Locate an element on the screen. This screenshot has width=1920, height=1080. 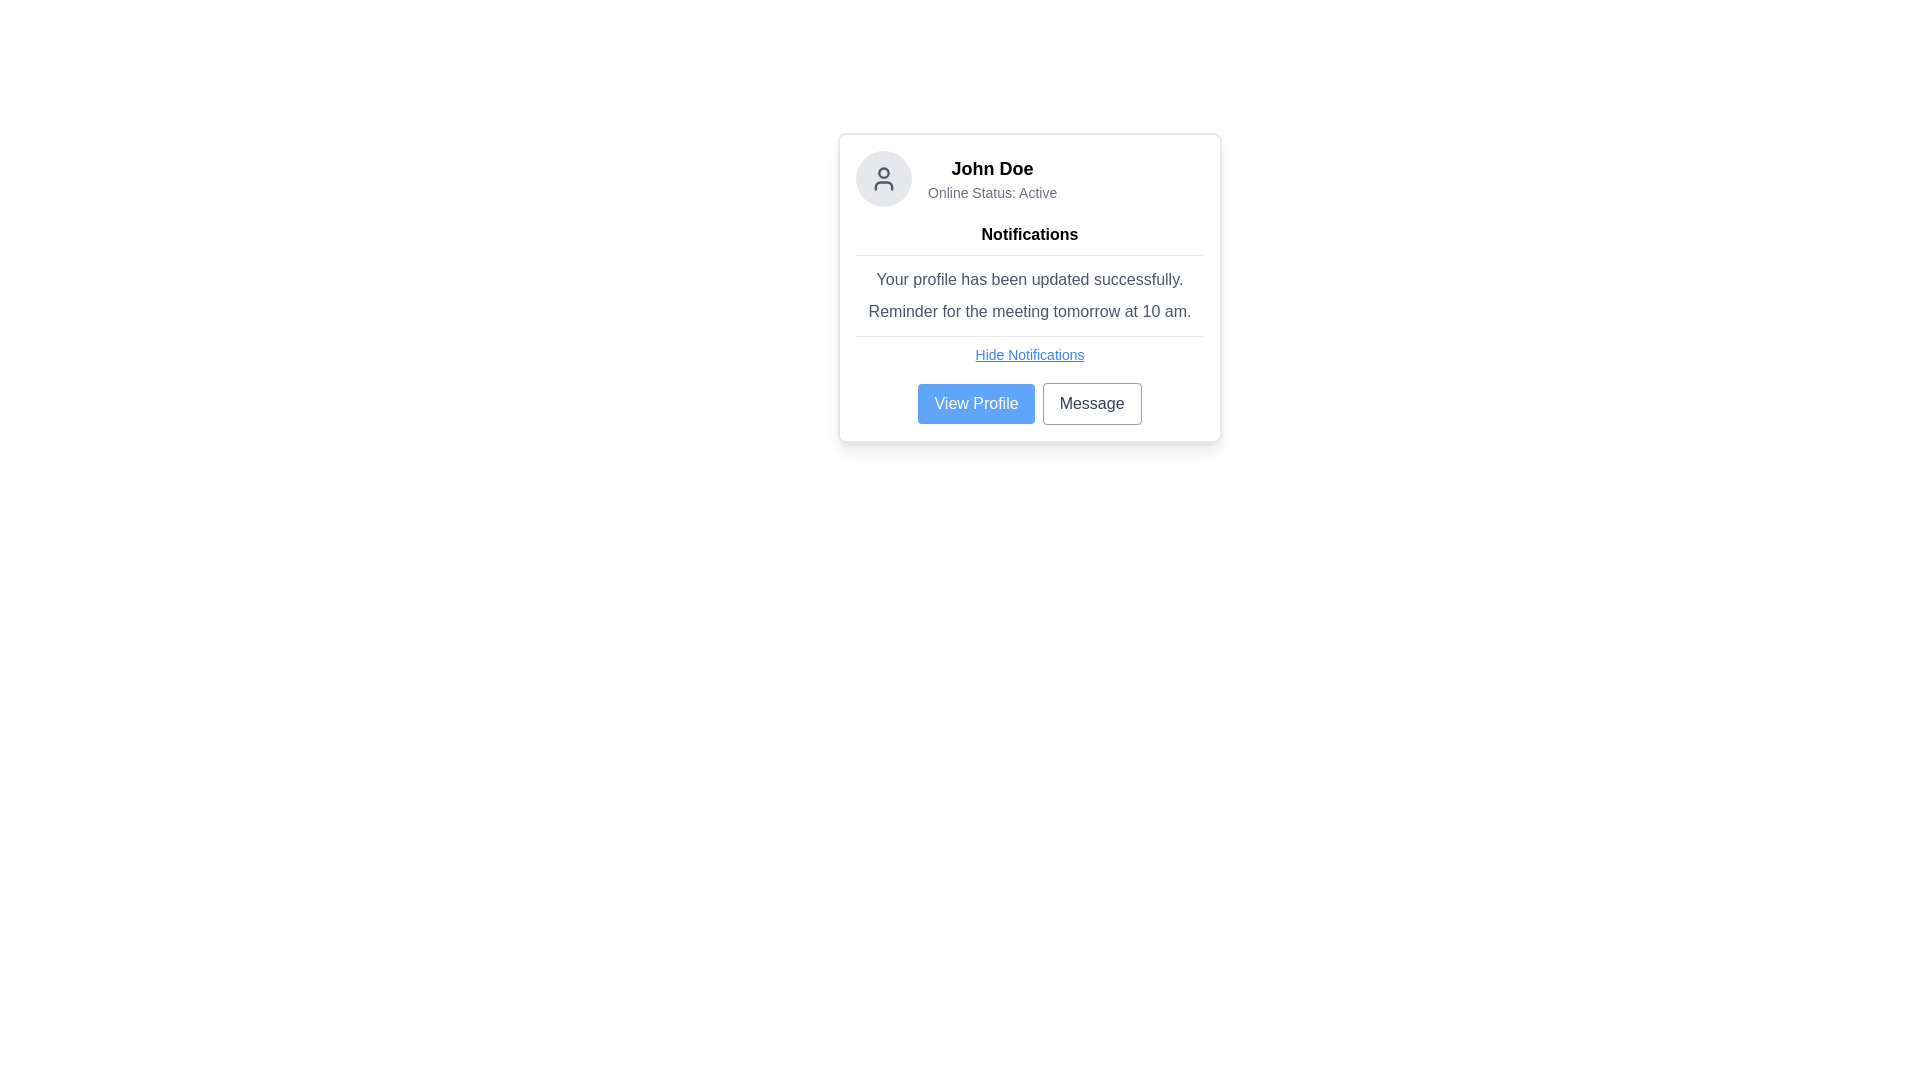
the informational notification about the upcoming meeting scheduled for 10 am, located centrally within the card below the message stating 'Your profile has been updated successfully.' is located at coordinates (1030, 312).